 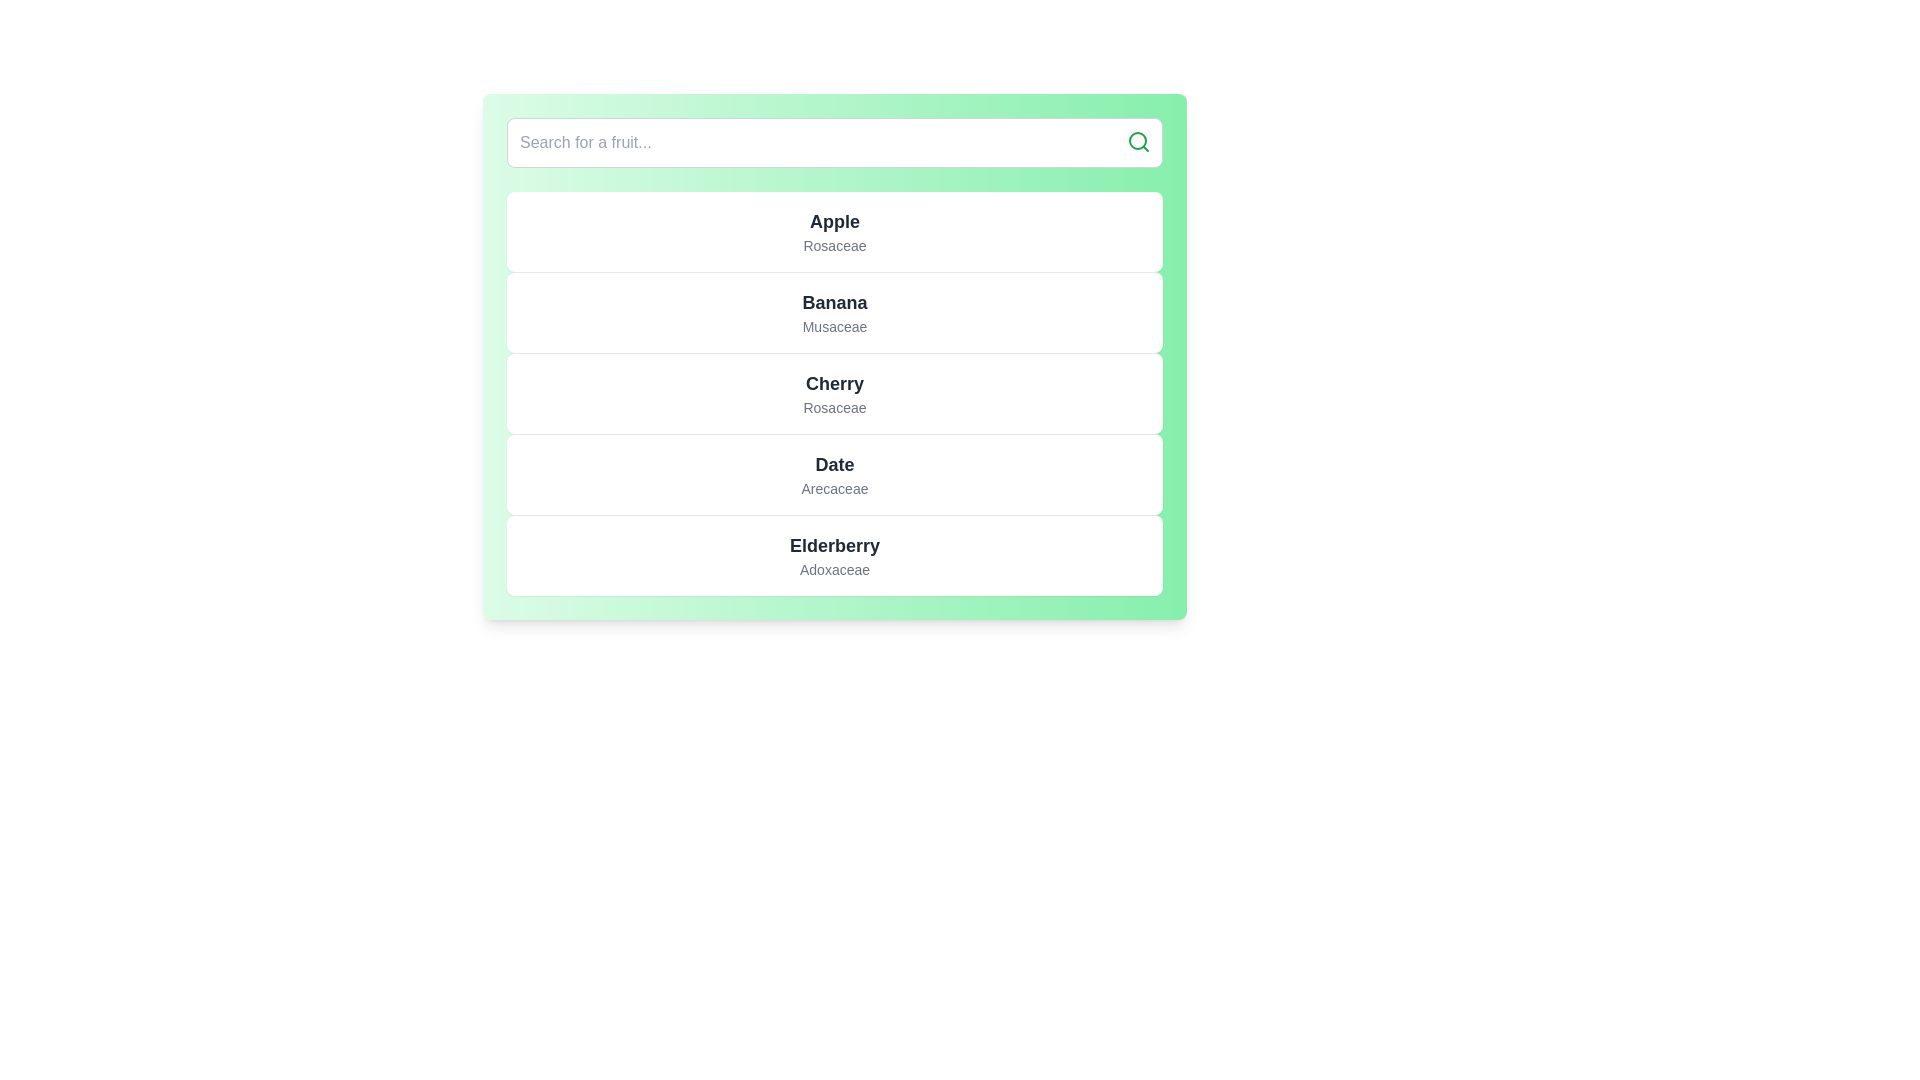 I want to click on the third interactive list item labeled 'Cherry - Rosaceae', so click(x=835, y=393).